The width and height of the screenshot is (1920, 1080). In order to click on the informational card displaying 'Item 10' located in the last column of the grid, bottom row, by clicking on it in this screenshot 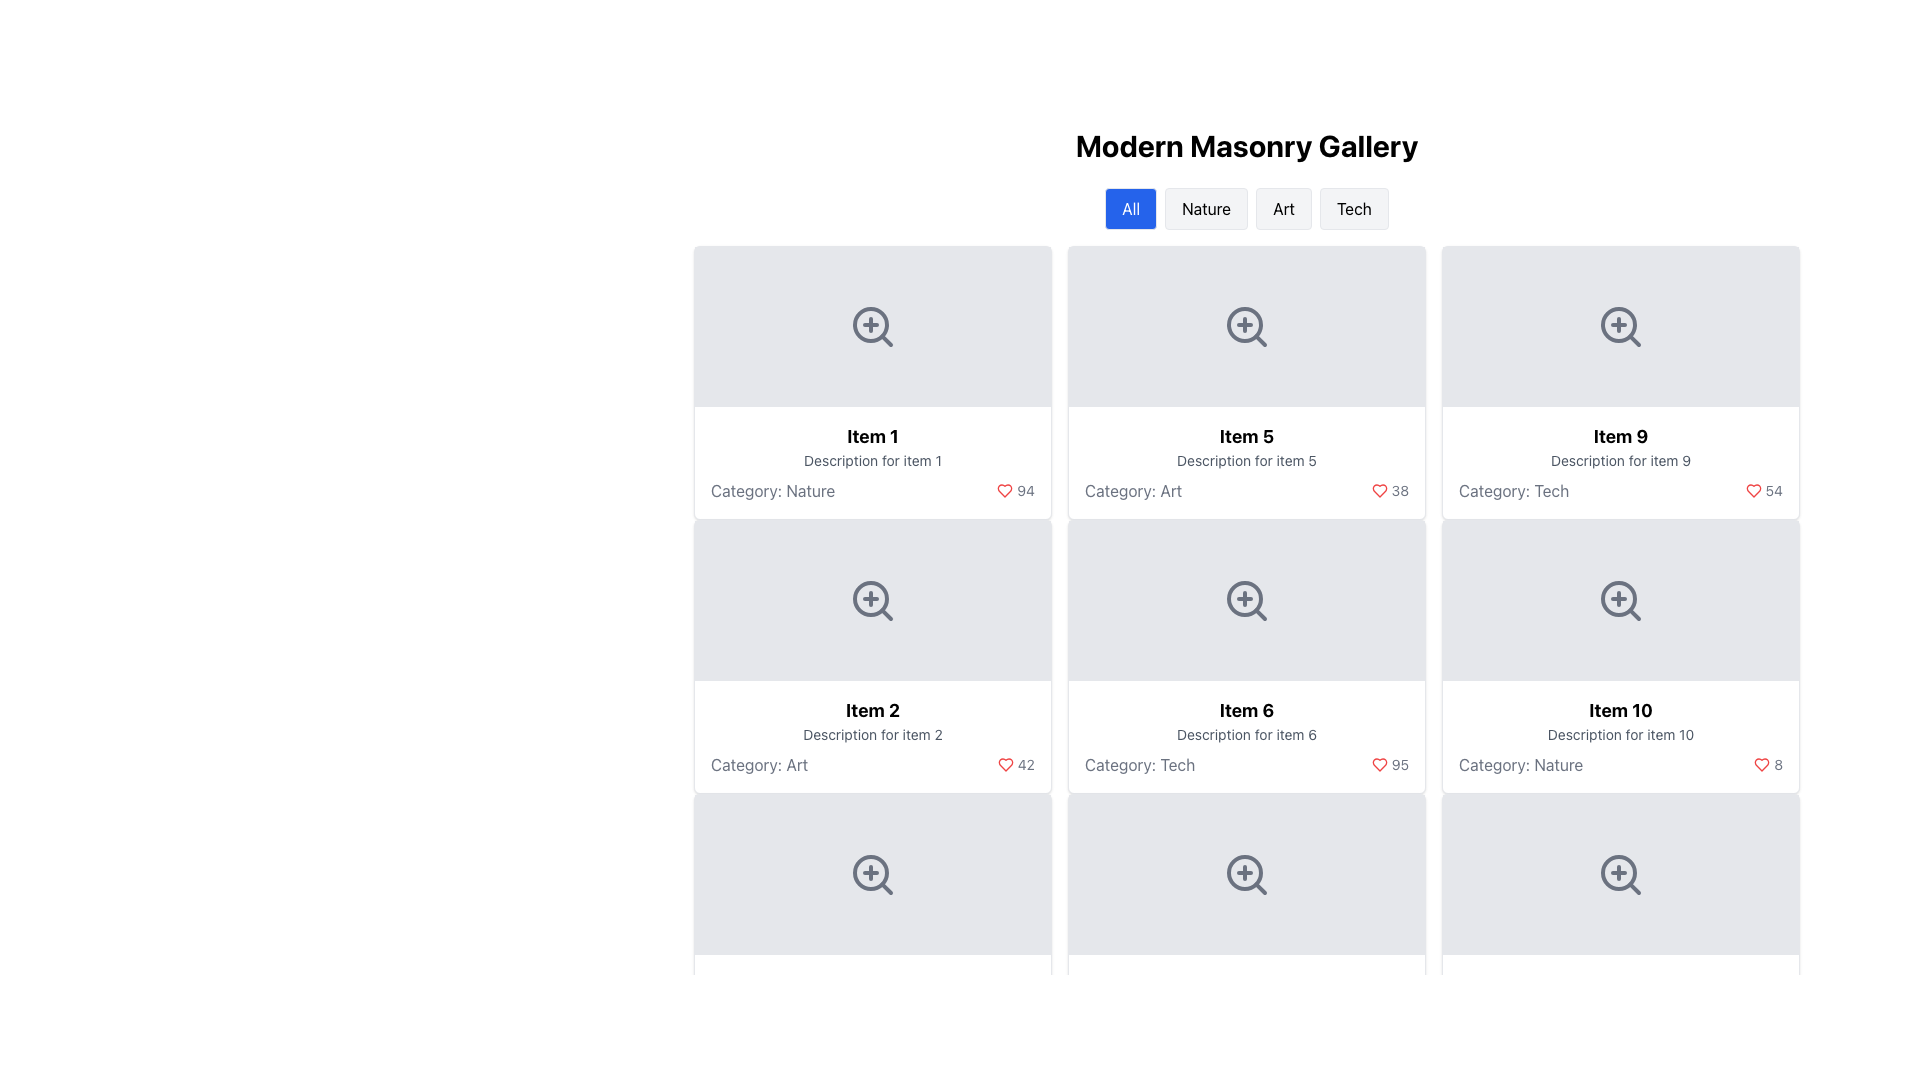, I will do `click(1621, 736)`.